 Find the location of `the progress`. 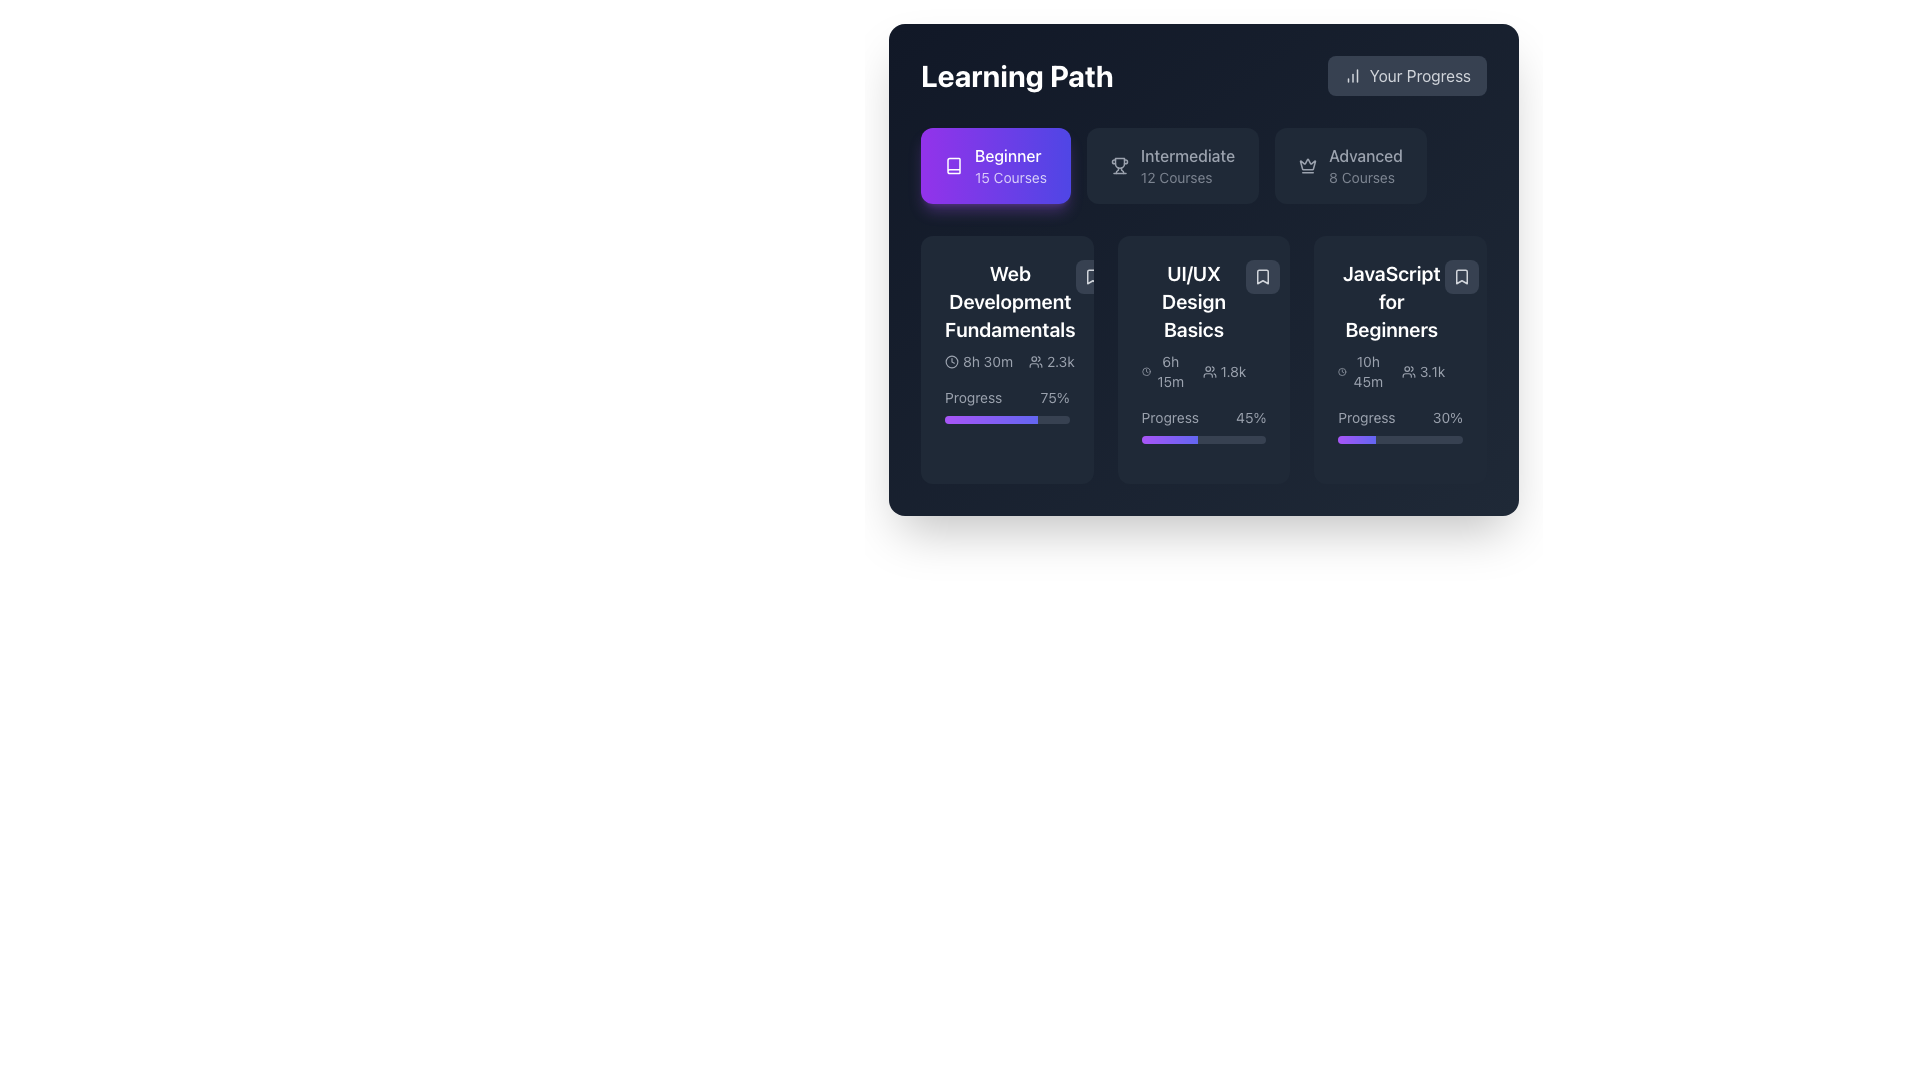

the progress is located at coordinates (987, 419).